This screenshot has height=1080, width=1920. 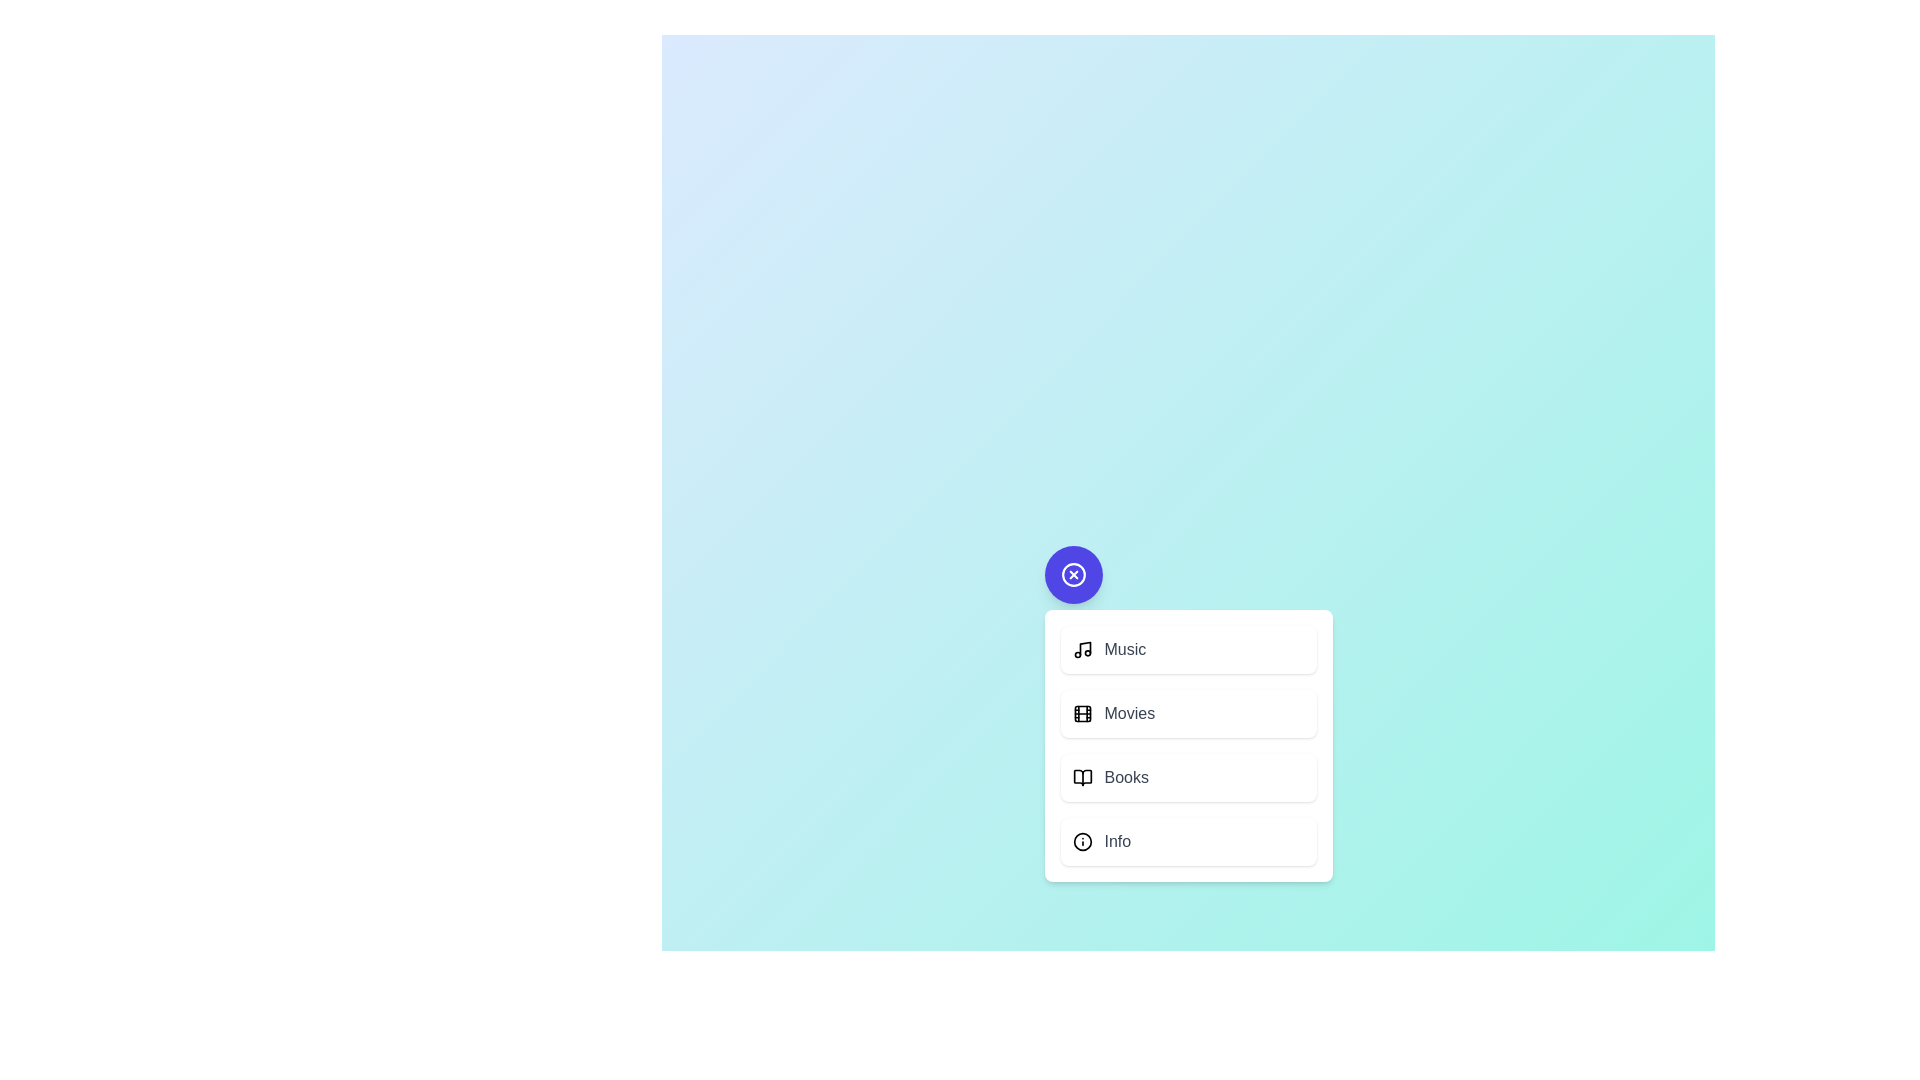 I want to click on the action 'Music' from the menu, so click(x=1188, y=650).